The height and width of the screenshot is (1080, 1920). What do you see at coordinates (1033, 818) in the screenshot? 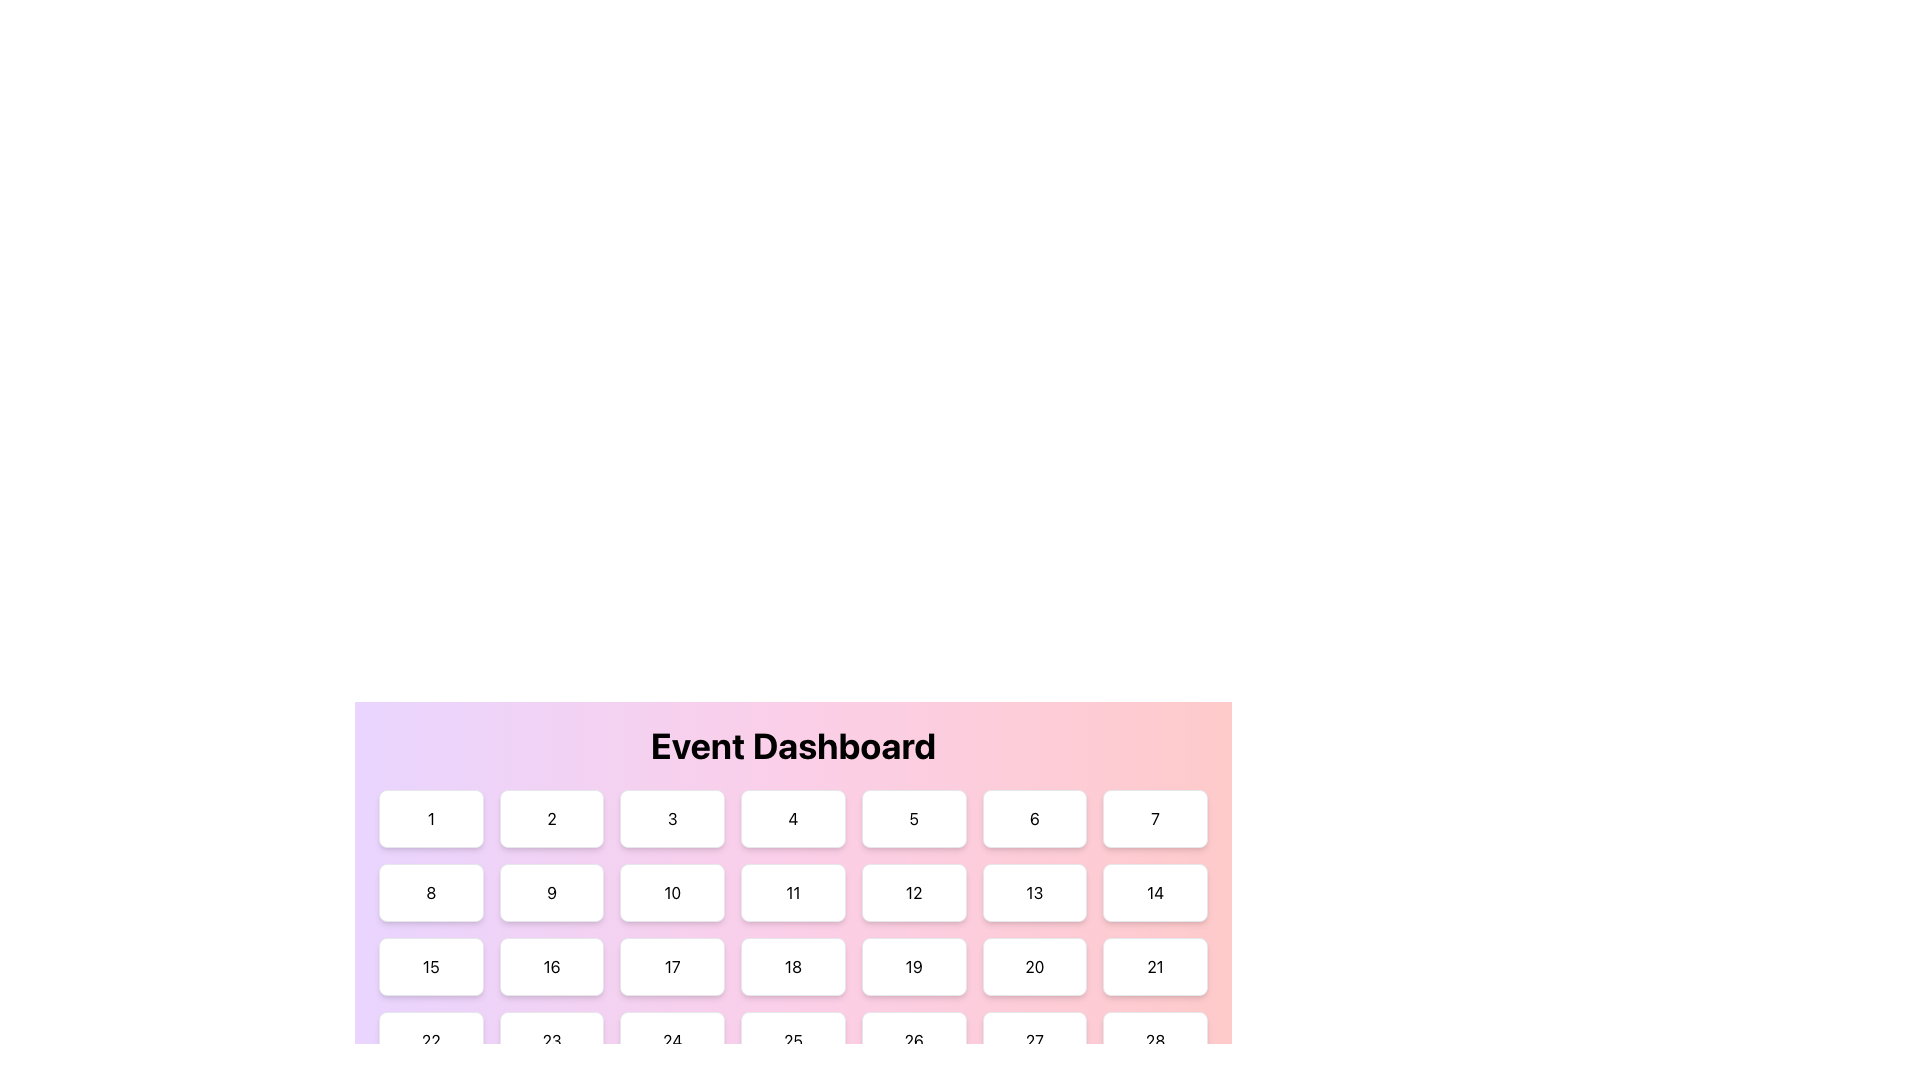
I see `the button corresponding to the number '6' located in the first row and sixth column of the grid layout` at bounding box center [1033, 818].